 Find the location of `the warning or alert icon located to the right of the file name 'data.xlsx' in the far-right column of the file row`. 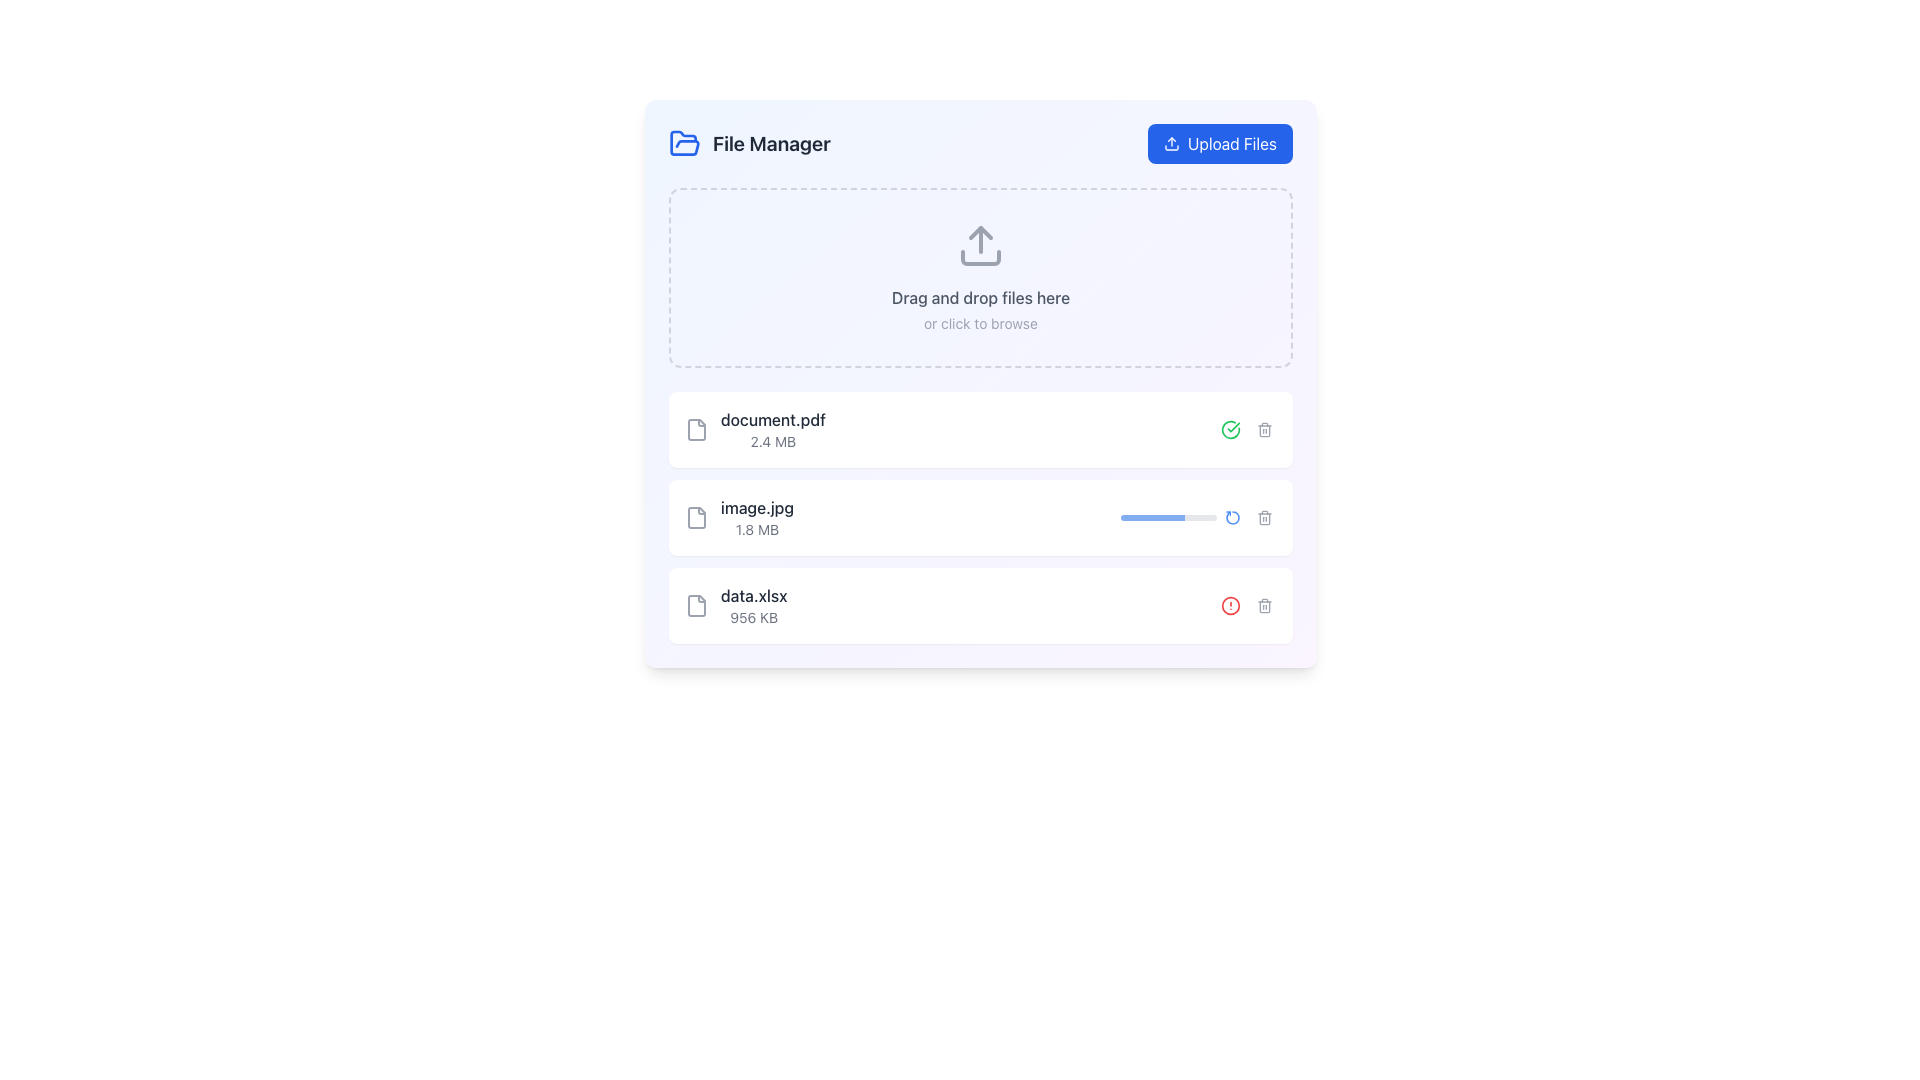

the warning or alert icon located to the right of the file name 'data.xlsx' in the far-right column of the file row is located at coordinates (1229, 604).